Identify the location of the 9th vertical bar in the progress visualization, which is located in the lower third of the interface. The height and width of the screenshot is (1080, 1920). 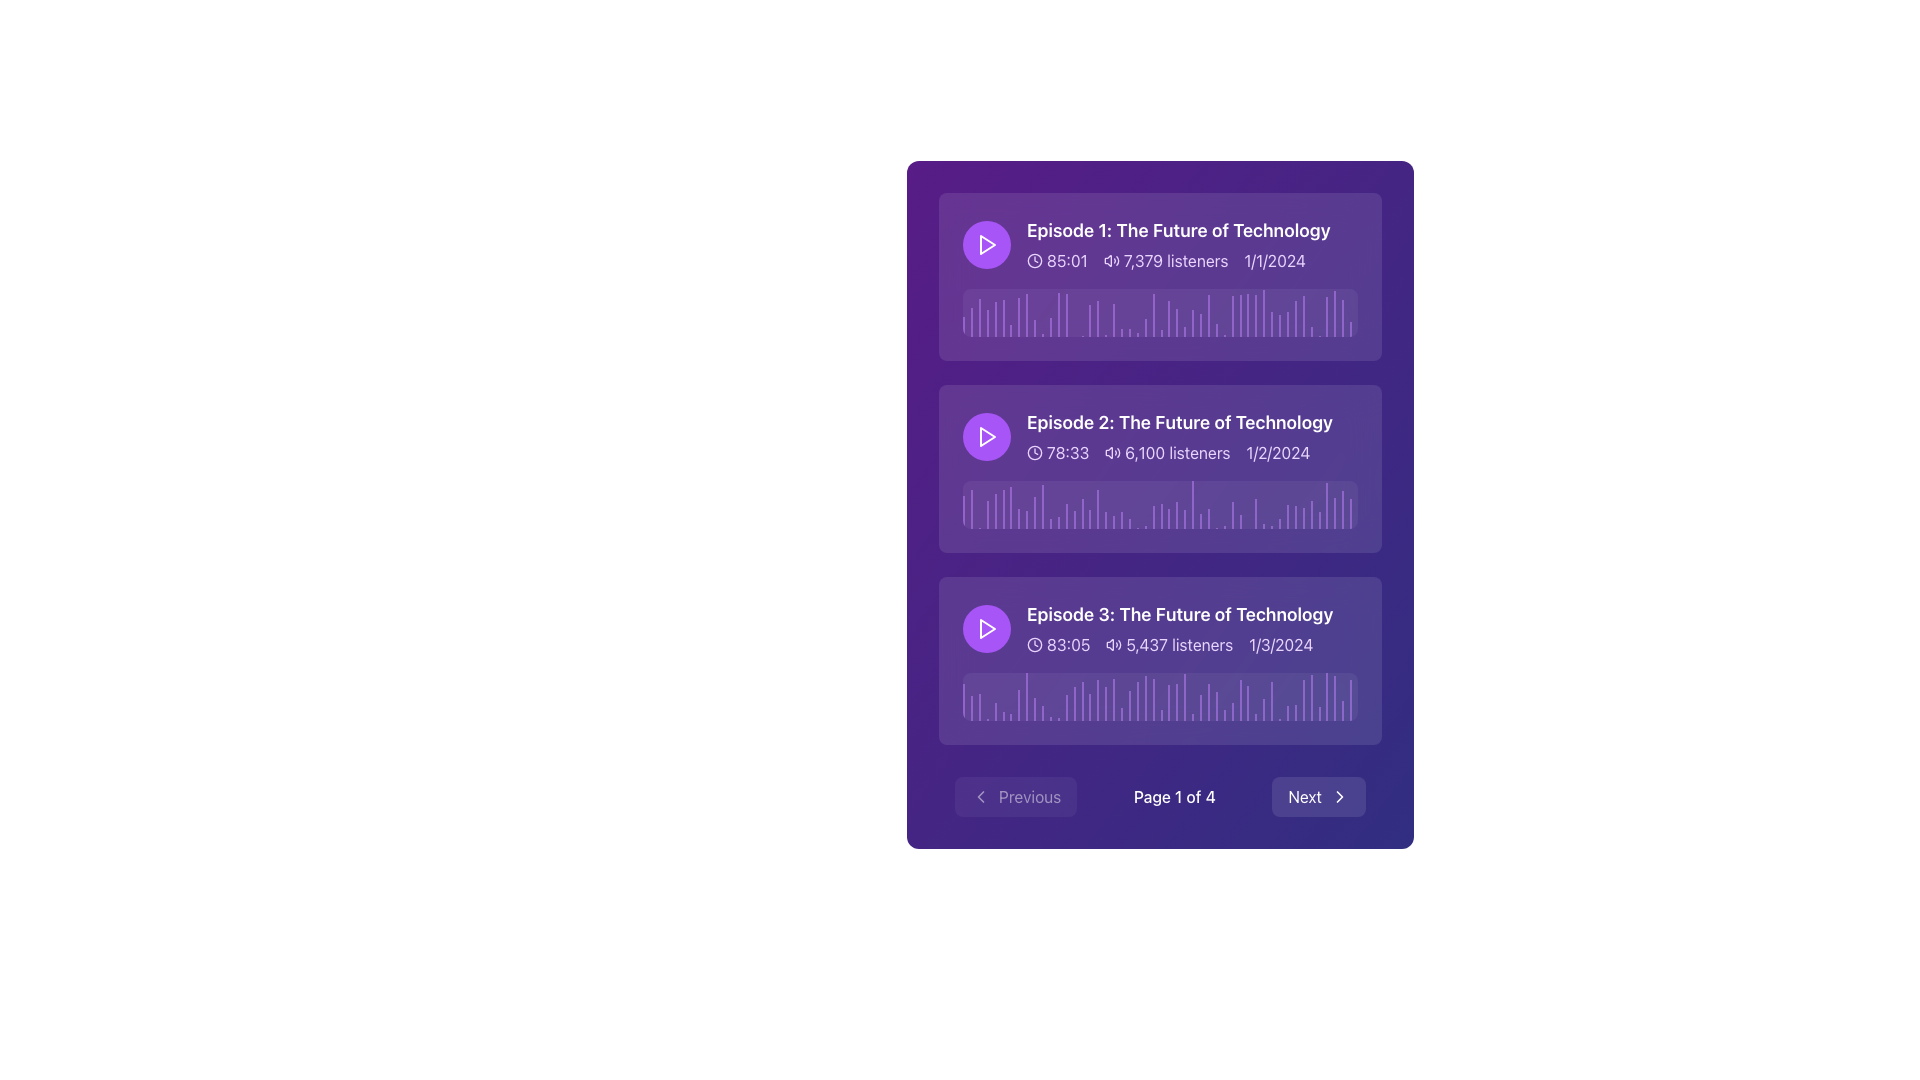
(1027, 696).